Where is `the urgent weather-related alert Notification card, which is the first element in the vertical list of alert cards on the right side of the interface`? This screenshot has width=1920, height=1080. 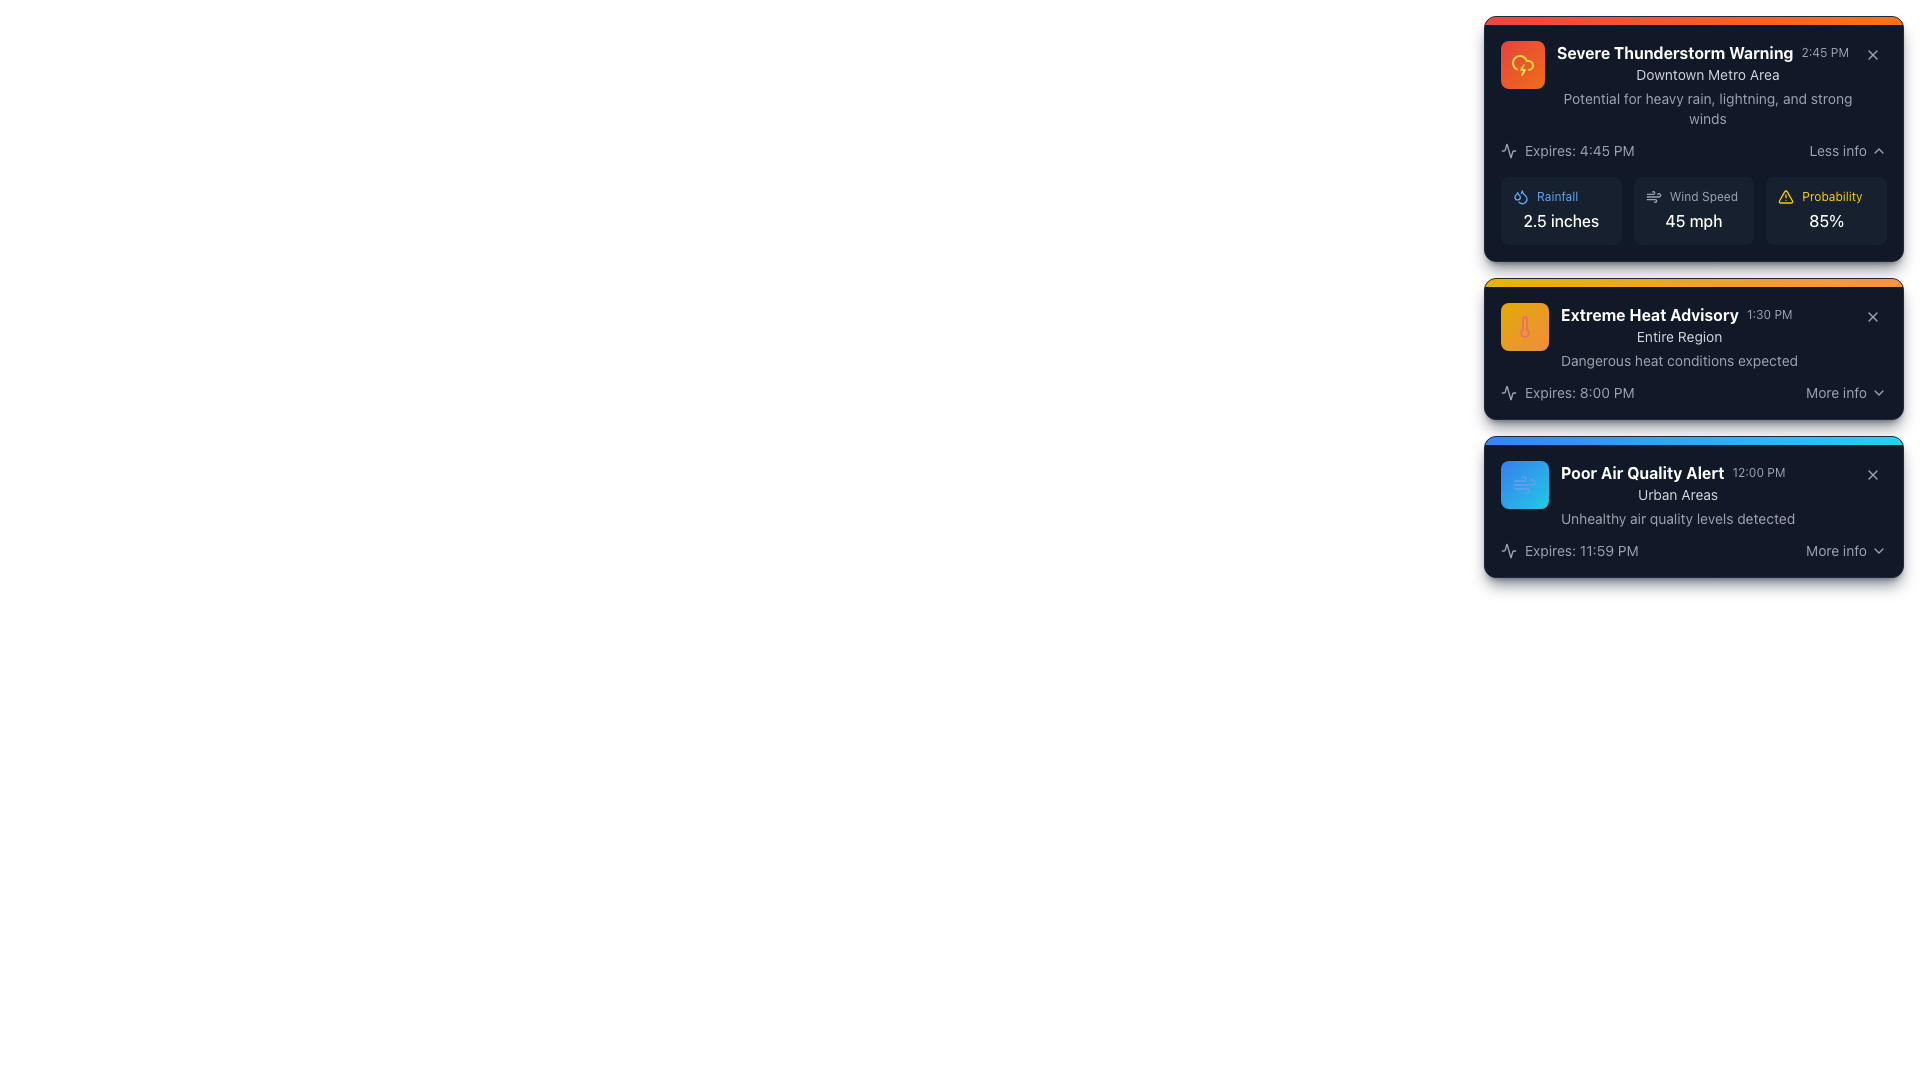 the urgent weather-related alert Notification card, which is the first element in the vertical list of alert cards on the right side of the interface is located at coordinates (1680, 83).